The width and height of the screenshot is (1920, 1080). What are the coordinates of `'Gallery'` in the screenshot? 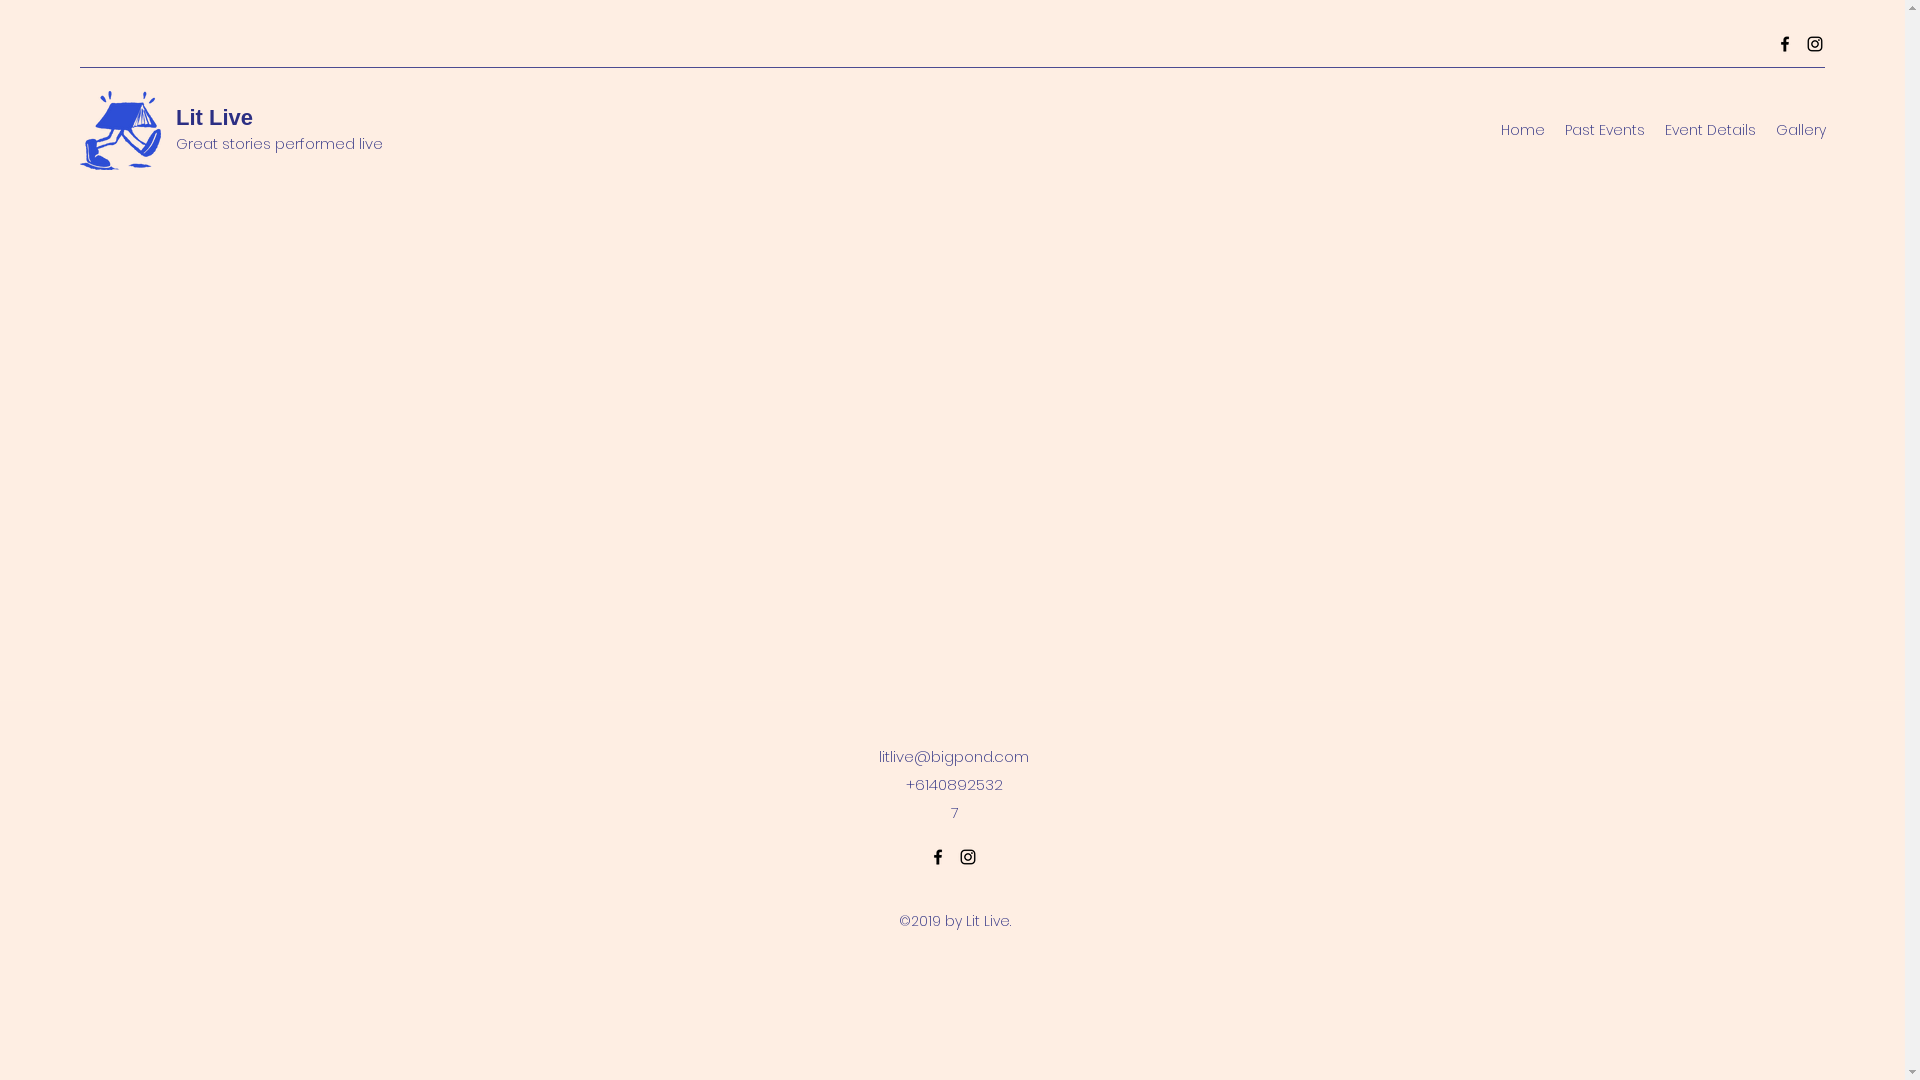 It's located at (1800, 130).